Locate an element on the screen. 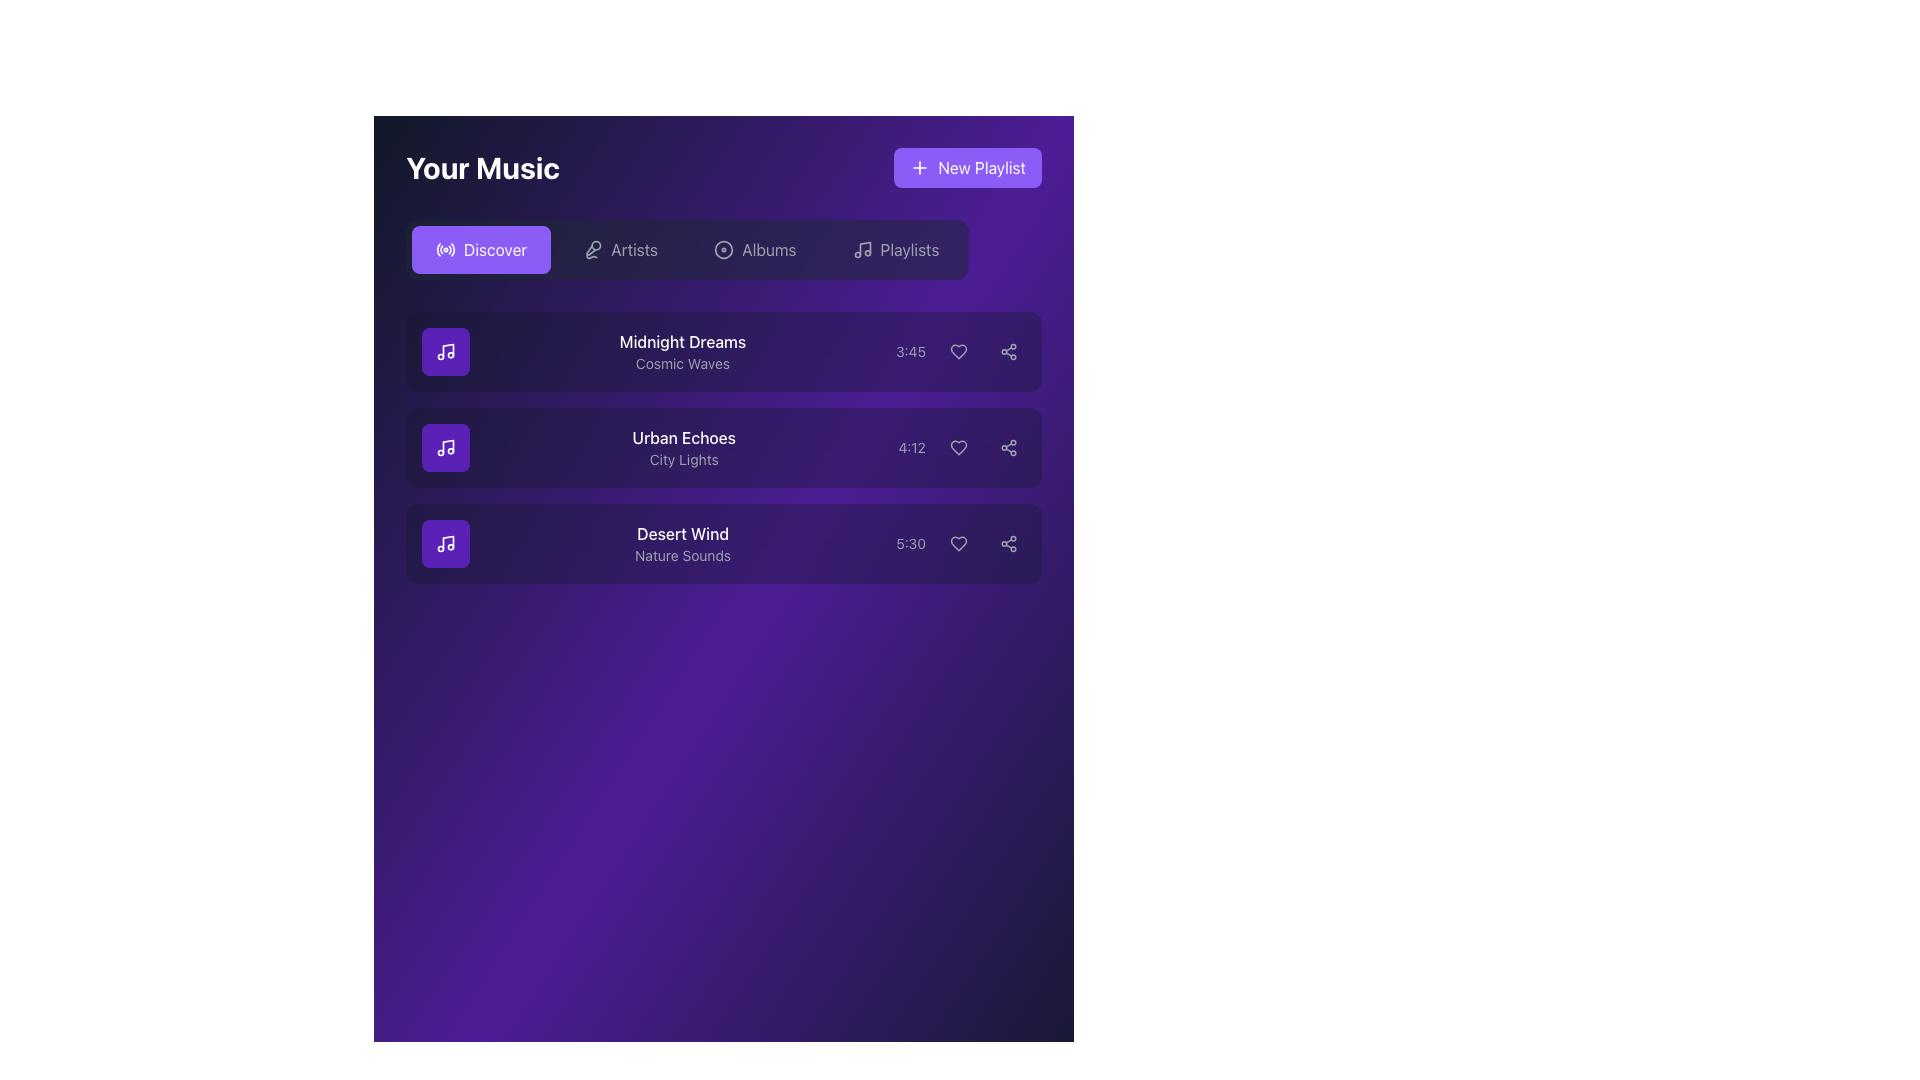 The width and height of the screenshot is (1920, 1080). the static text label displaying the duration '4:12' of the song 'Urban Echoes', which is styled in gray and semi-transparent within the second row of the song list is located at coordinates (911, 446).